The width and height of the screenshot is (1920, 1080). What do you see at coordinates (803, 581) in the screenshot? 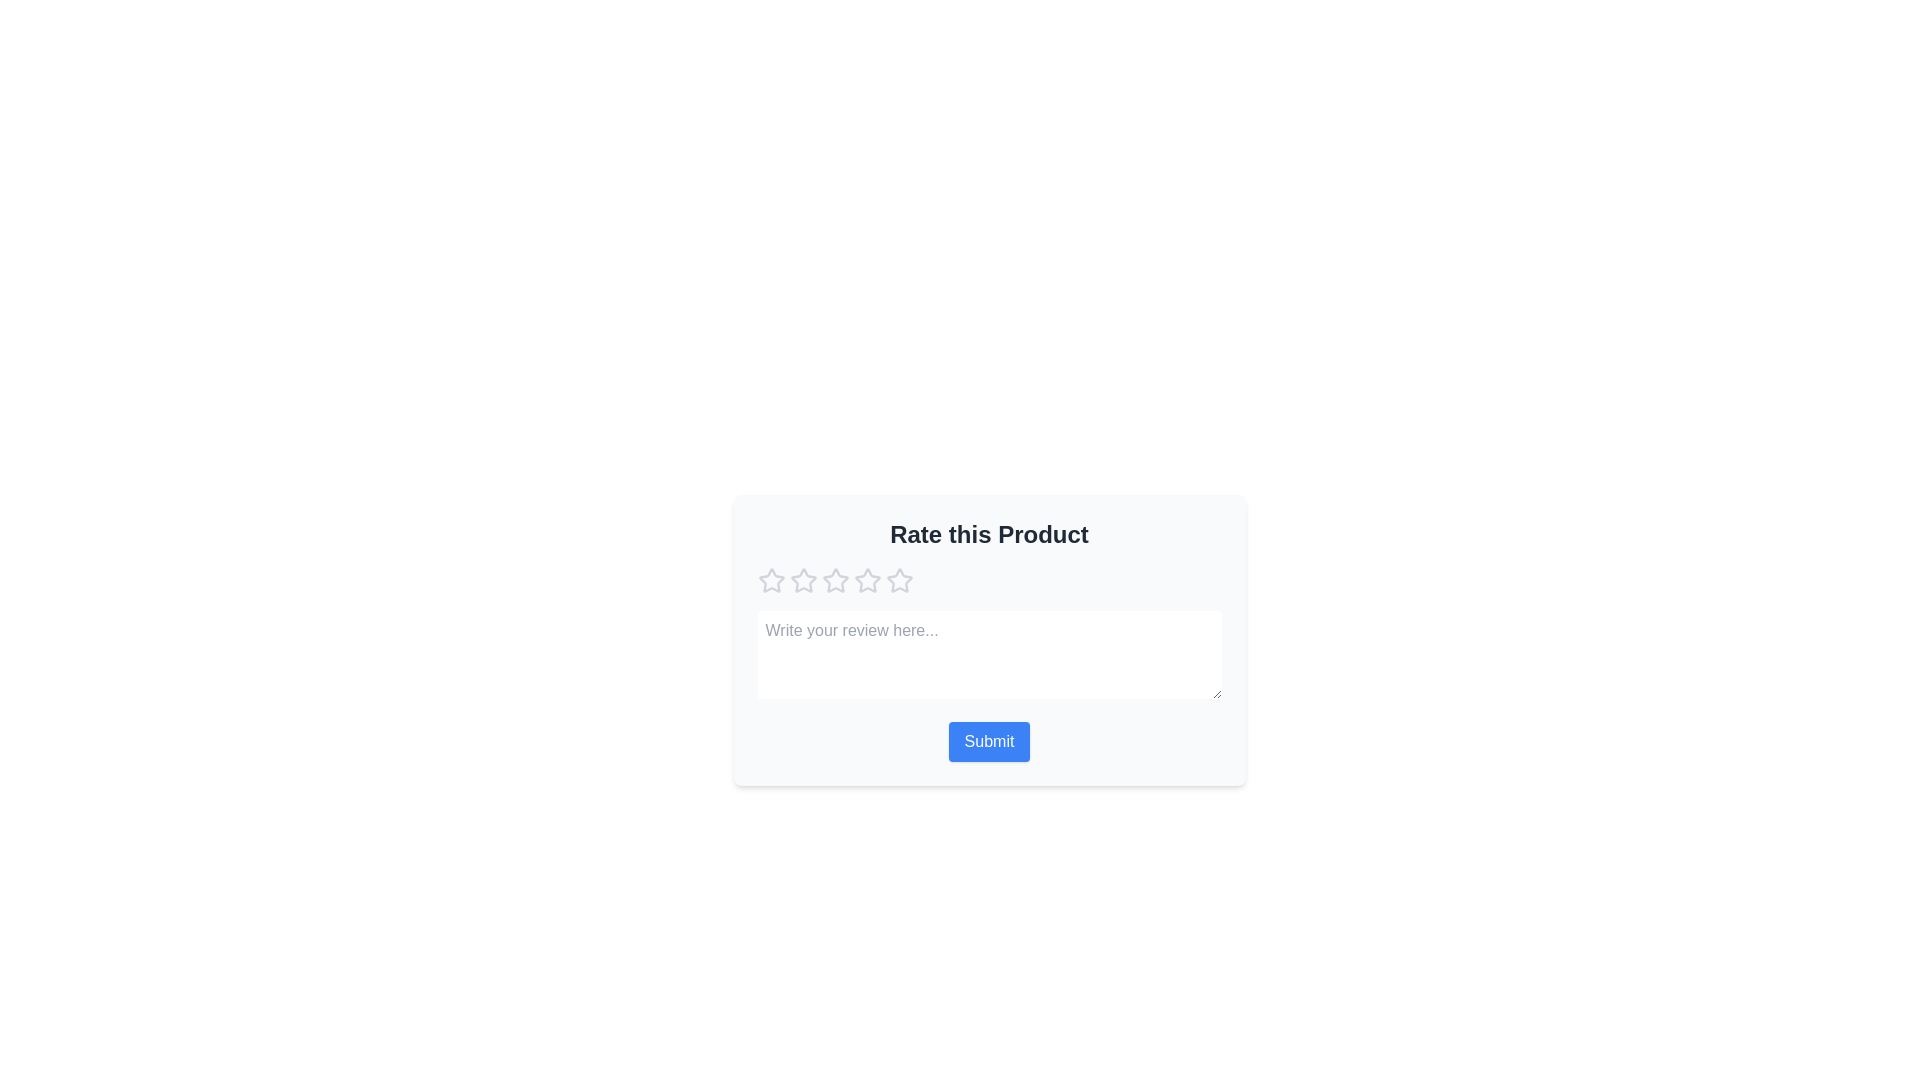
I see `the star corresponding to 2 stars to set the rating` at bounding box center [803, 581].